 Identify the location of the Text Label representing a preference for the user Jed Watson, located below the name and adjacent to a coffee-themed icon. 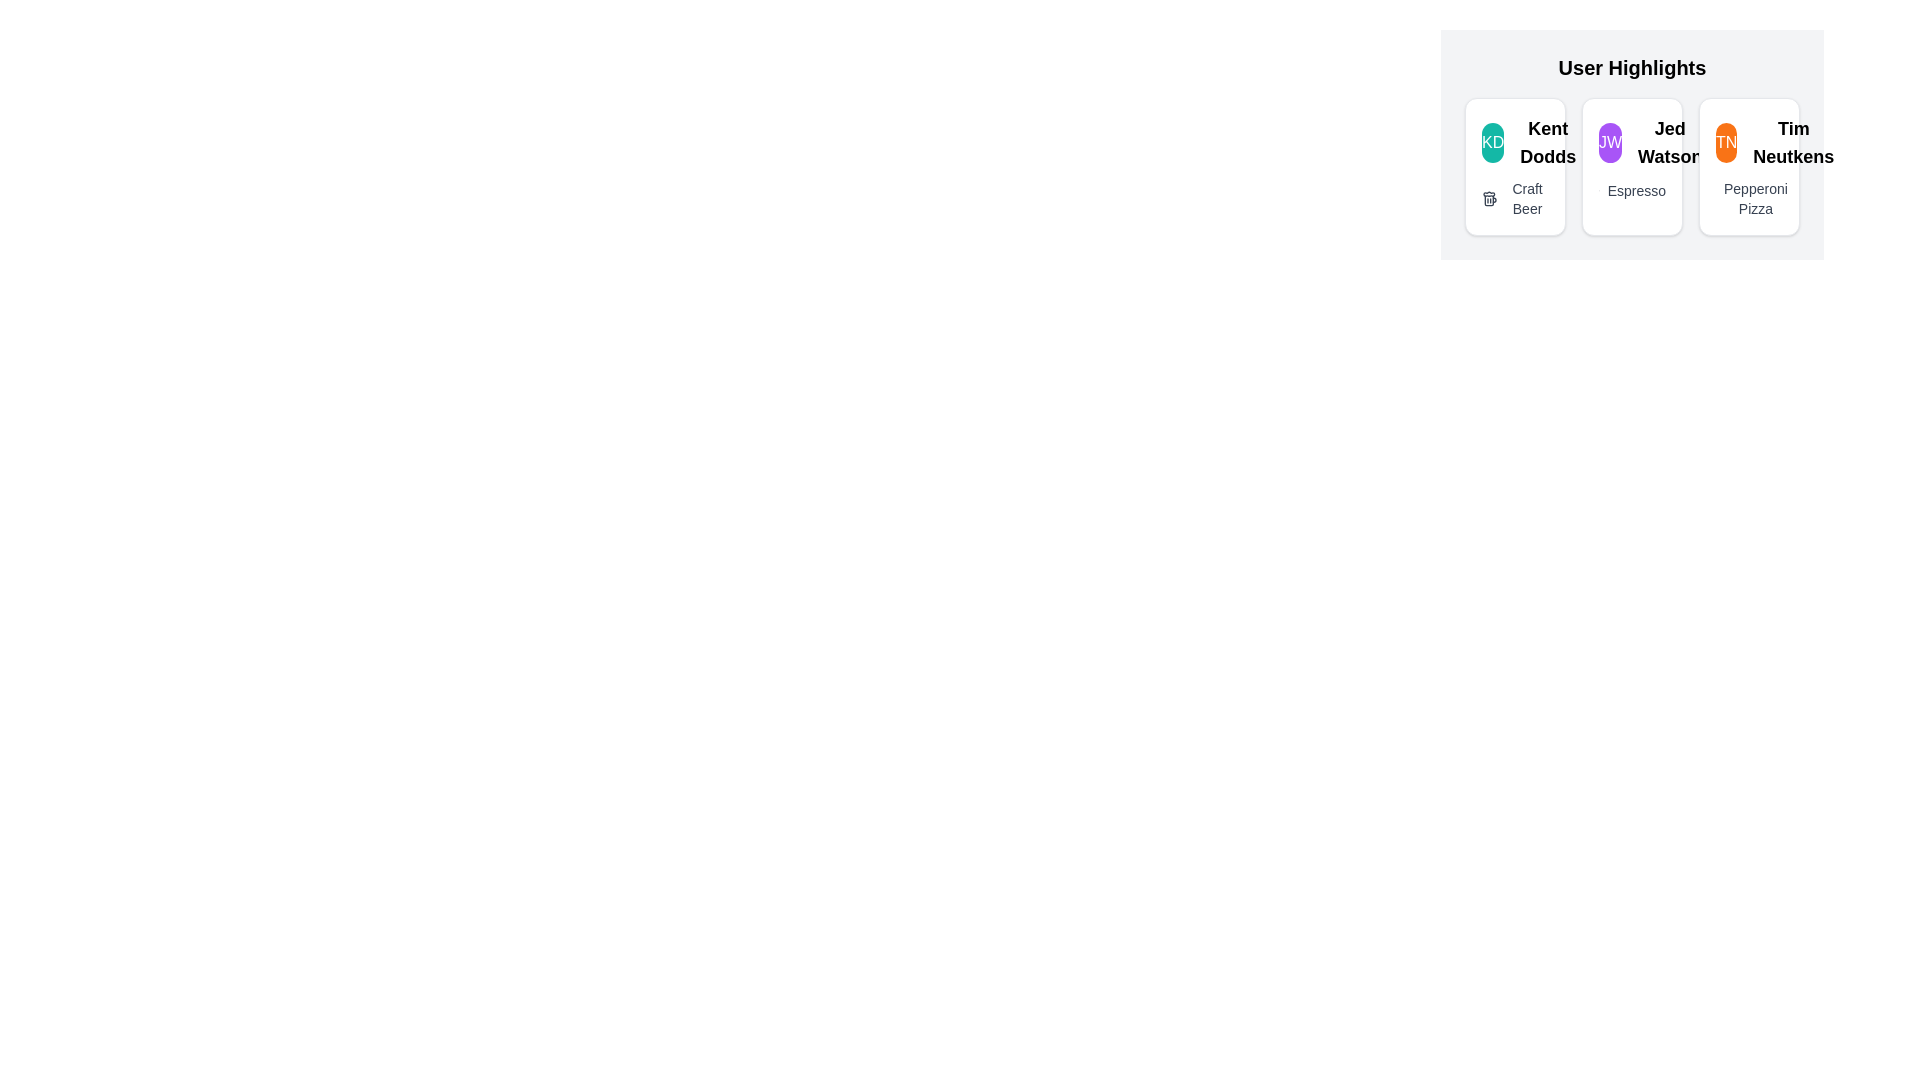
(1632, 191).